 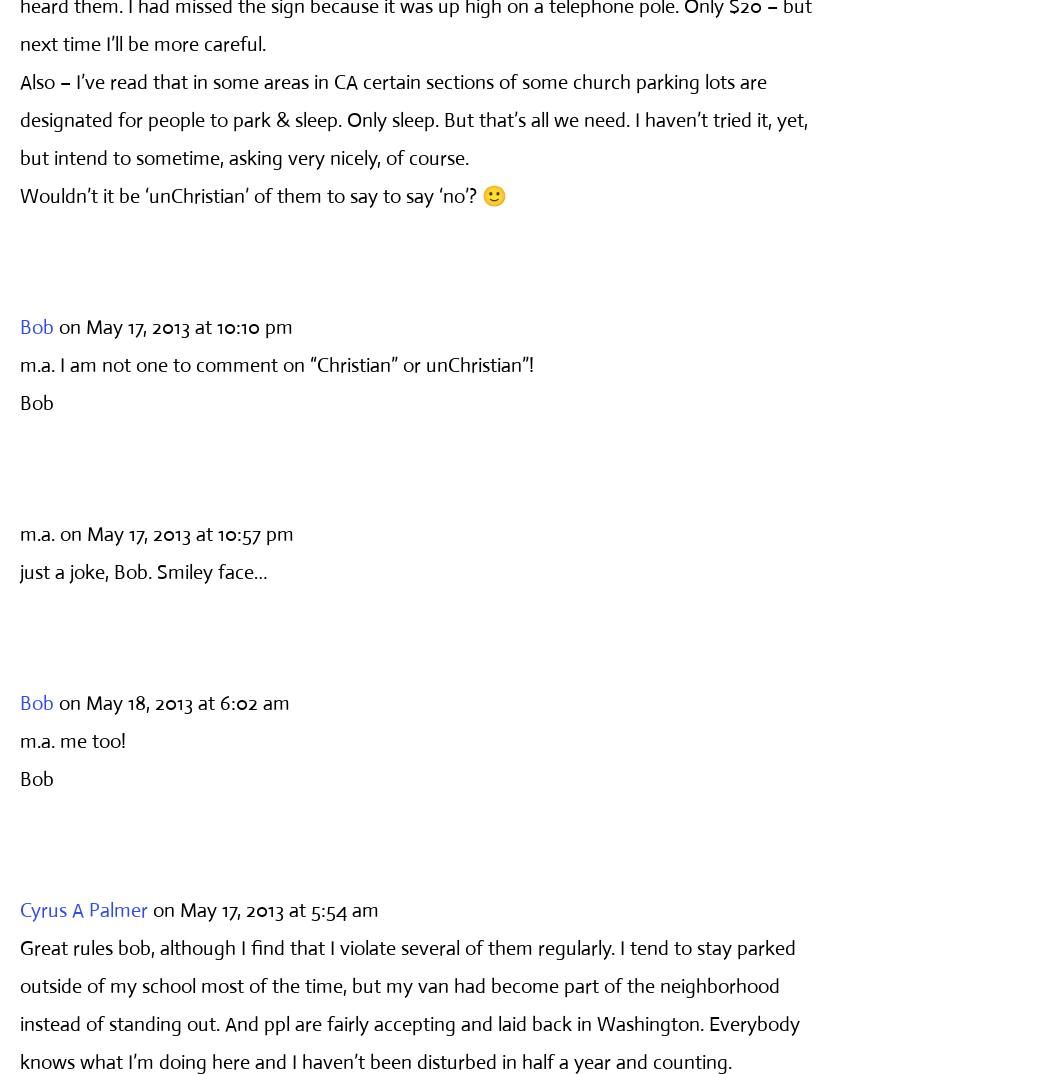 What do you see at coordinates (142, 570) in the screenshot?
I see `'just a joke, Bob. Smiley face…'` at bounding box center [142, 570].